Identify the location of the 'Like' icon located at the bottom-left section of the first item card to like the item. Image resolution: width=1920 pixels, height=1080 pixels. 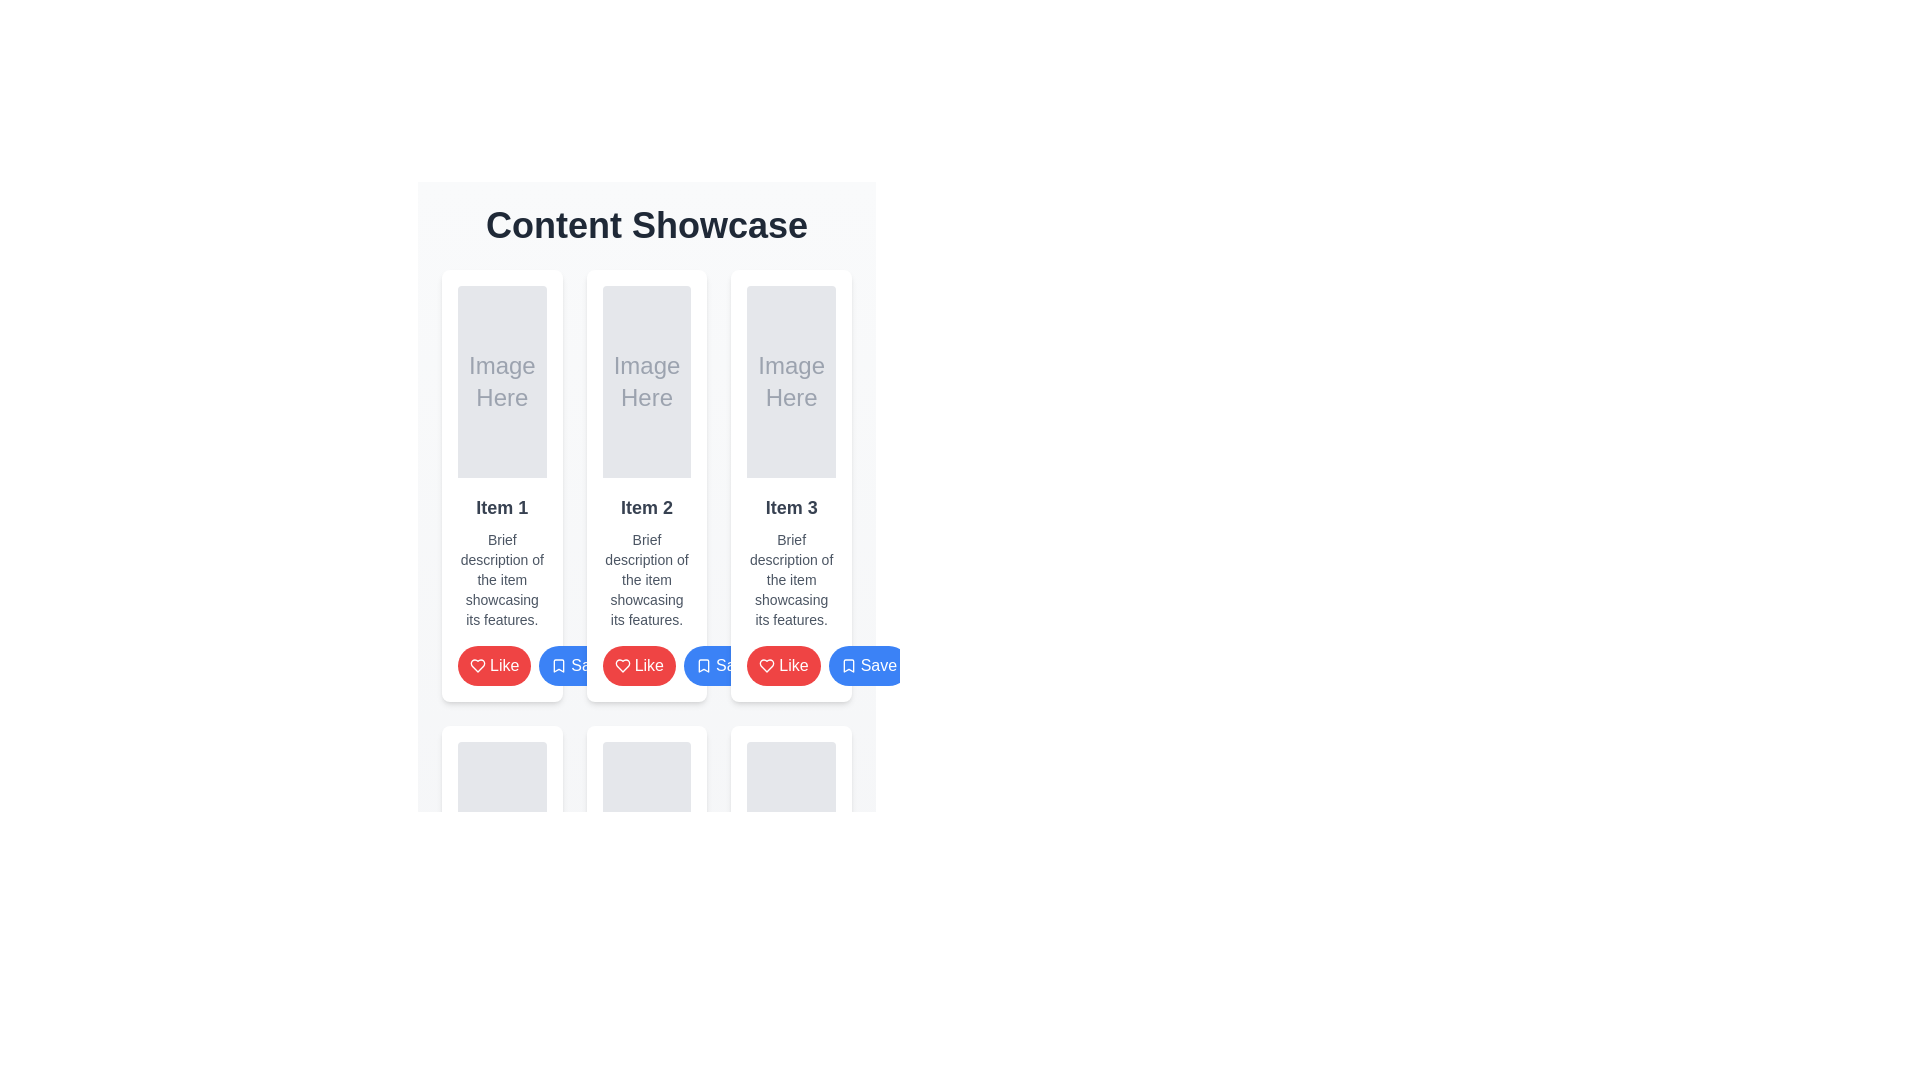
(477, 666).